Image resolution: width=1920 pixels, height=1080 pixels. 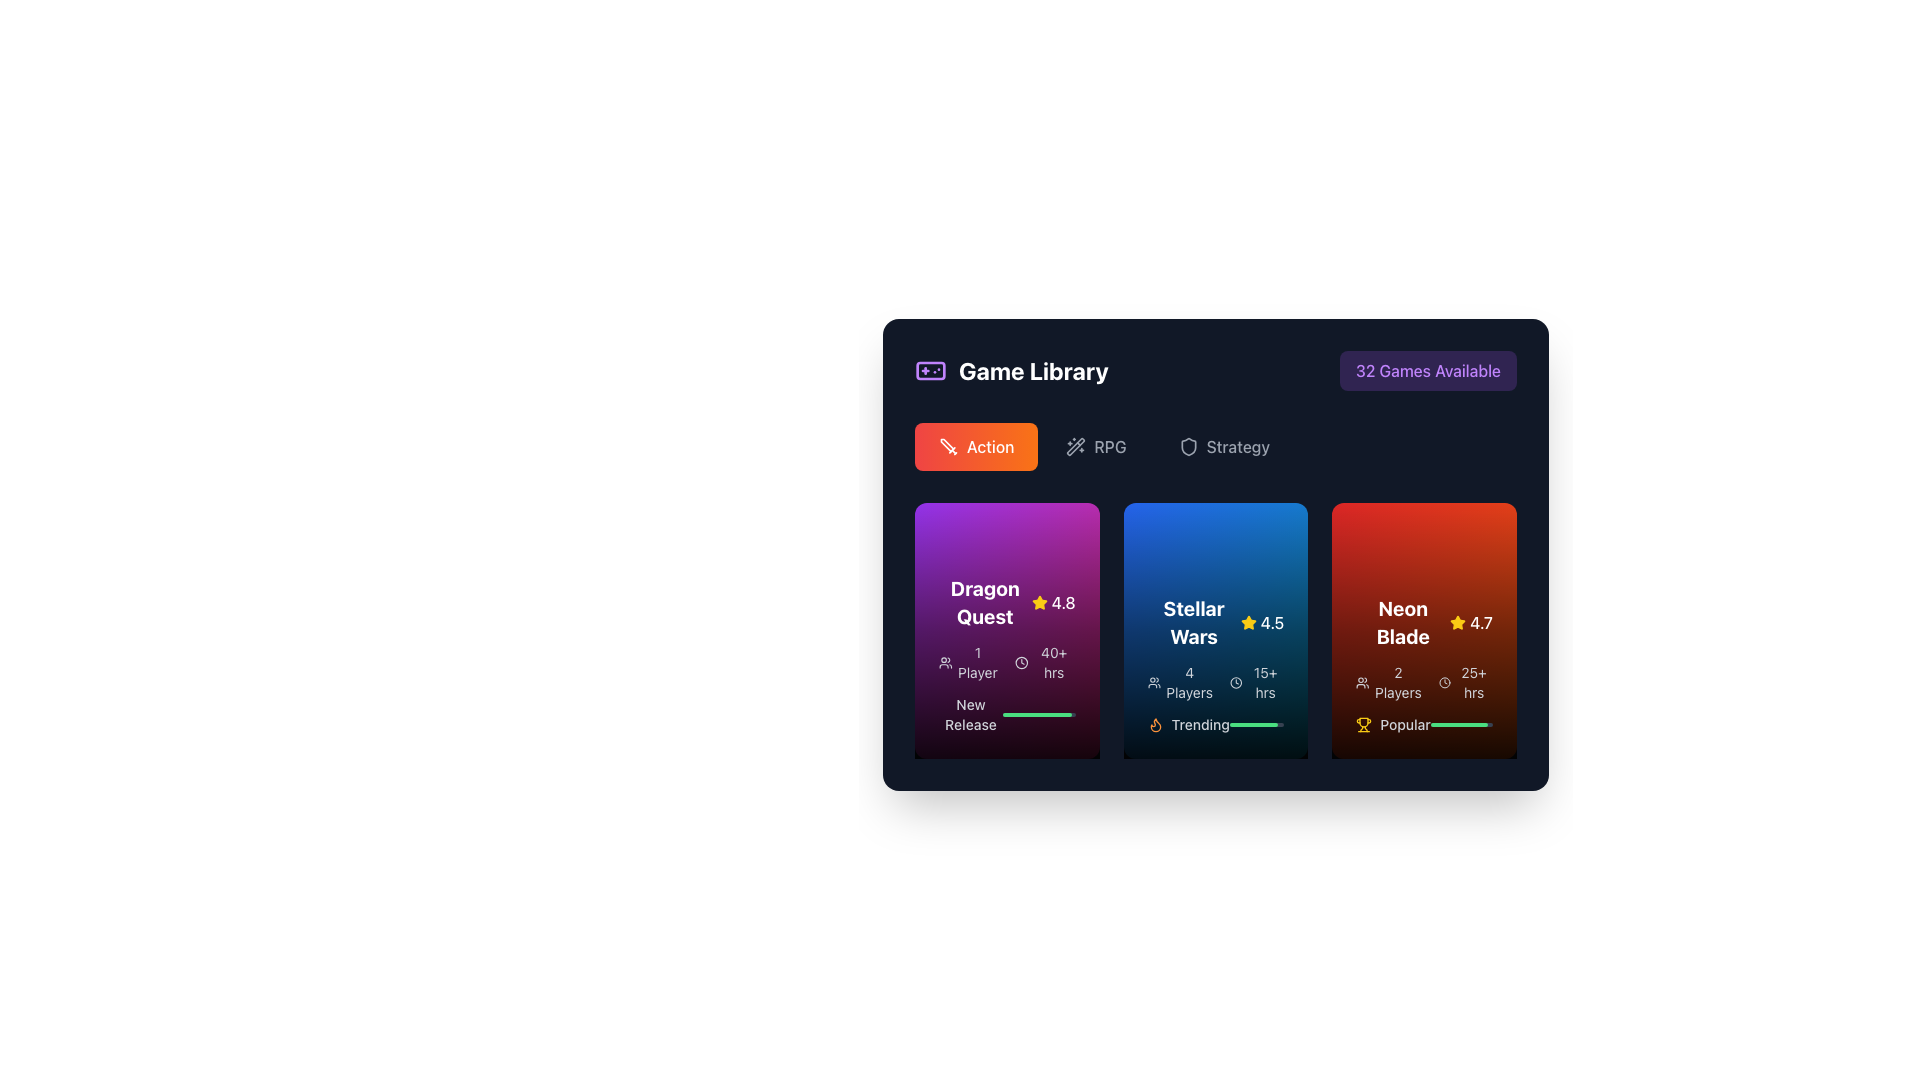 I want to click on the rating information displayed in the title and rating section for the game 'Dragon Quest' on the purple card, so click(x=1007, y=601).